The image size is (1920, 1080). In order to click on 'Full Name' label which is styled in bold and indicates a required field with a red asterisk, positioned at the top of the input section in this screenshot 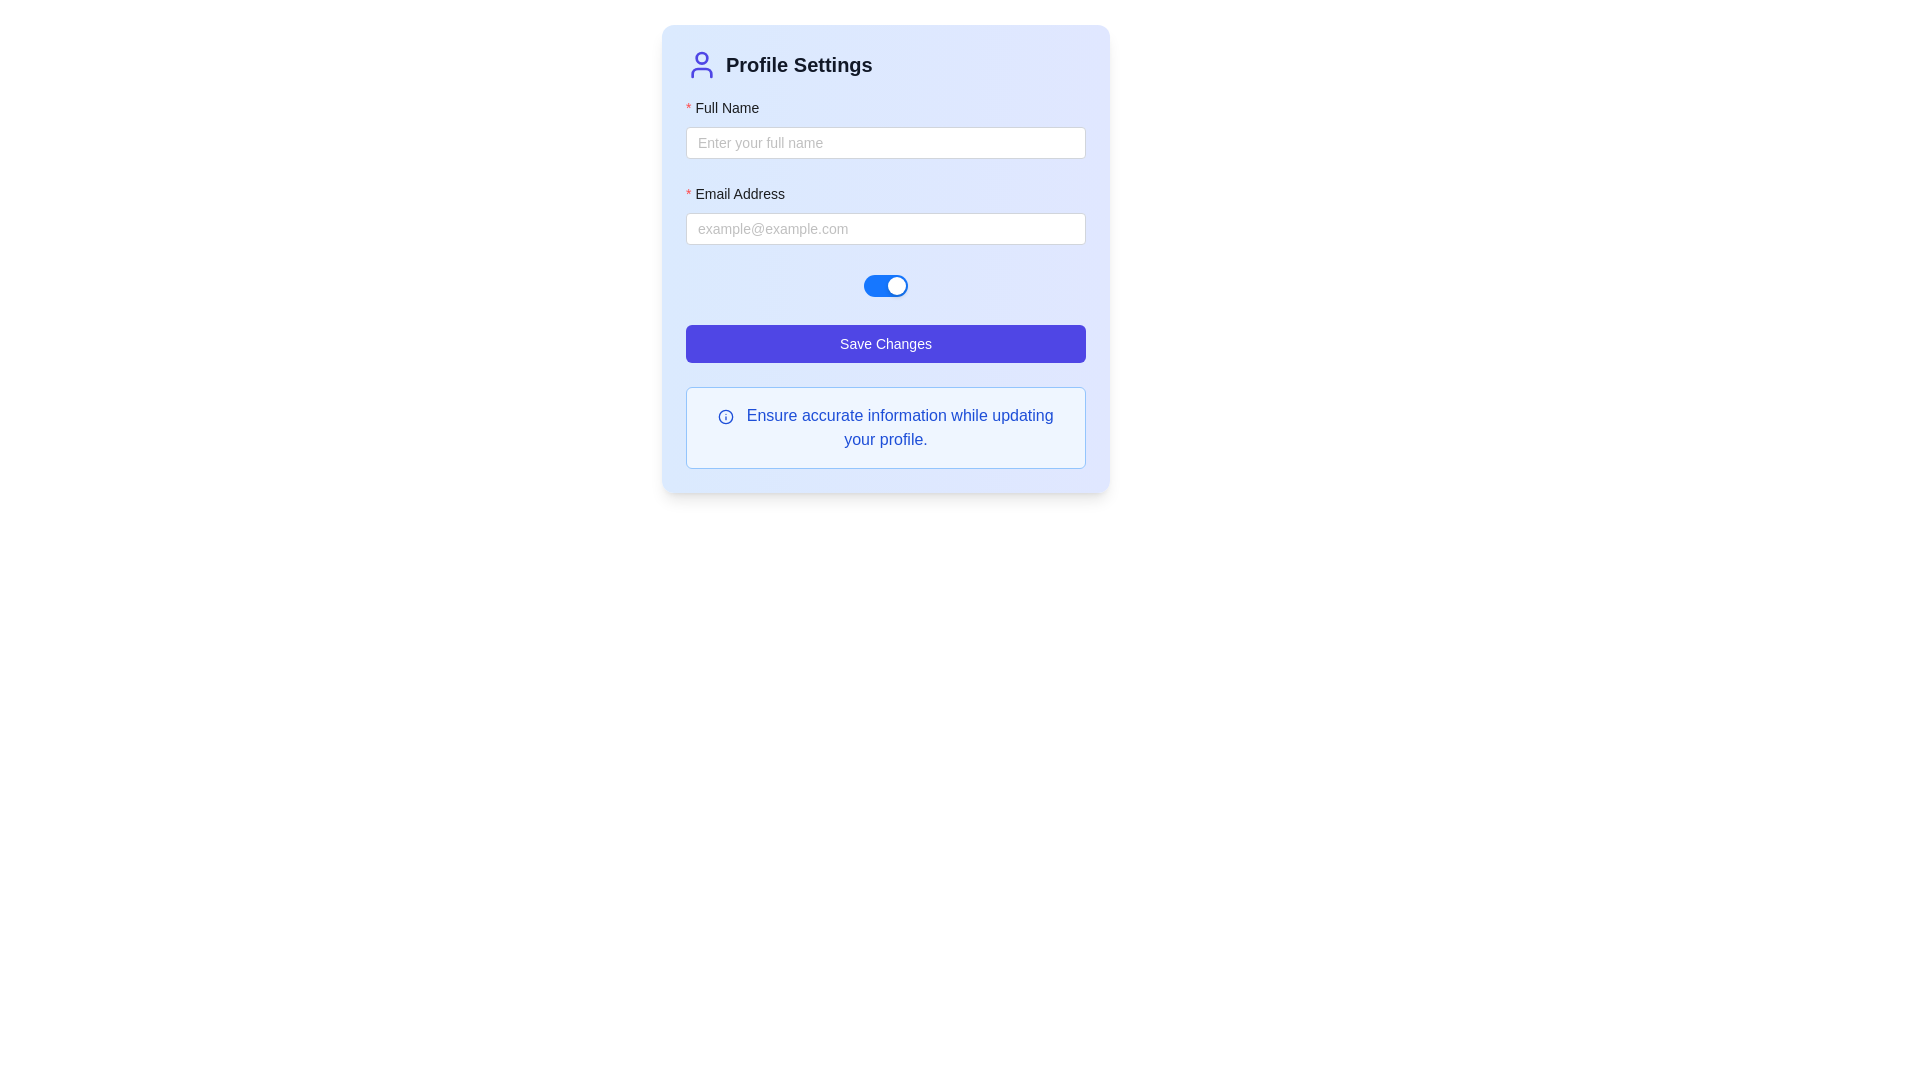, I will do `click(885, 111)`.